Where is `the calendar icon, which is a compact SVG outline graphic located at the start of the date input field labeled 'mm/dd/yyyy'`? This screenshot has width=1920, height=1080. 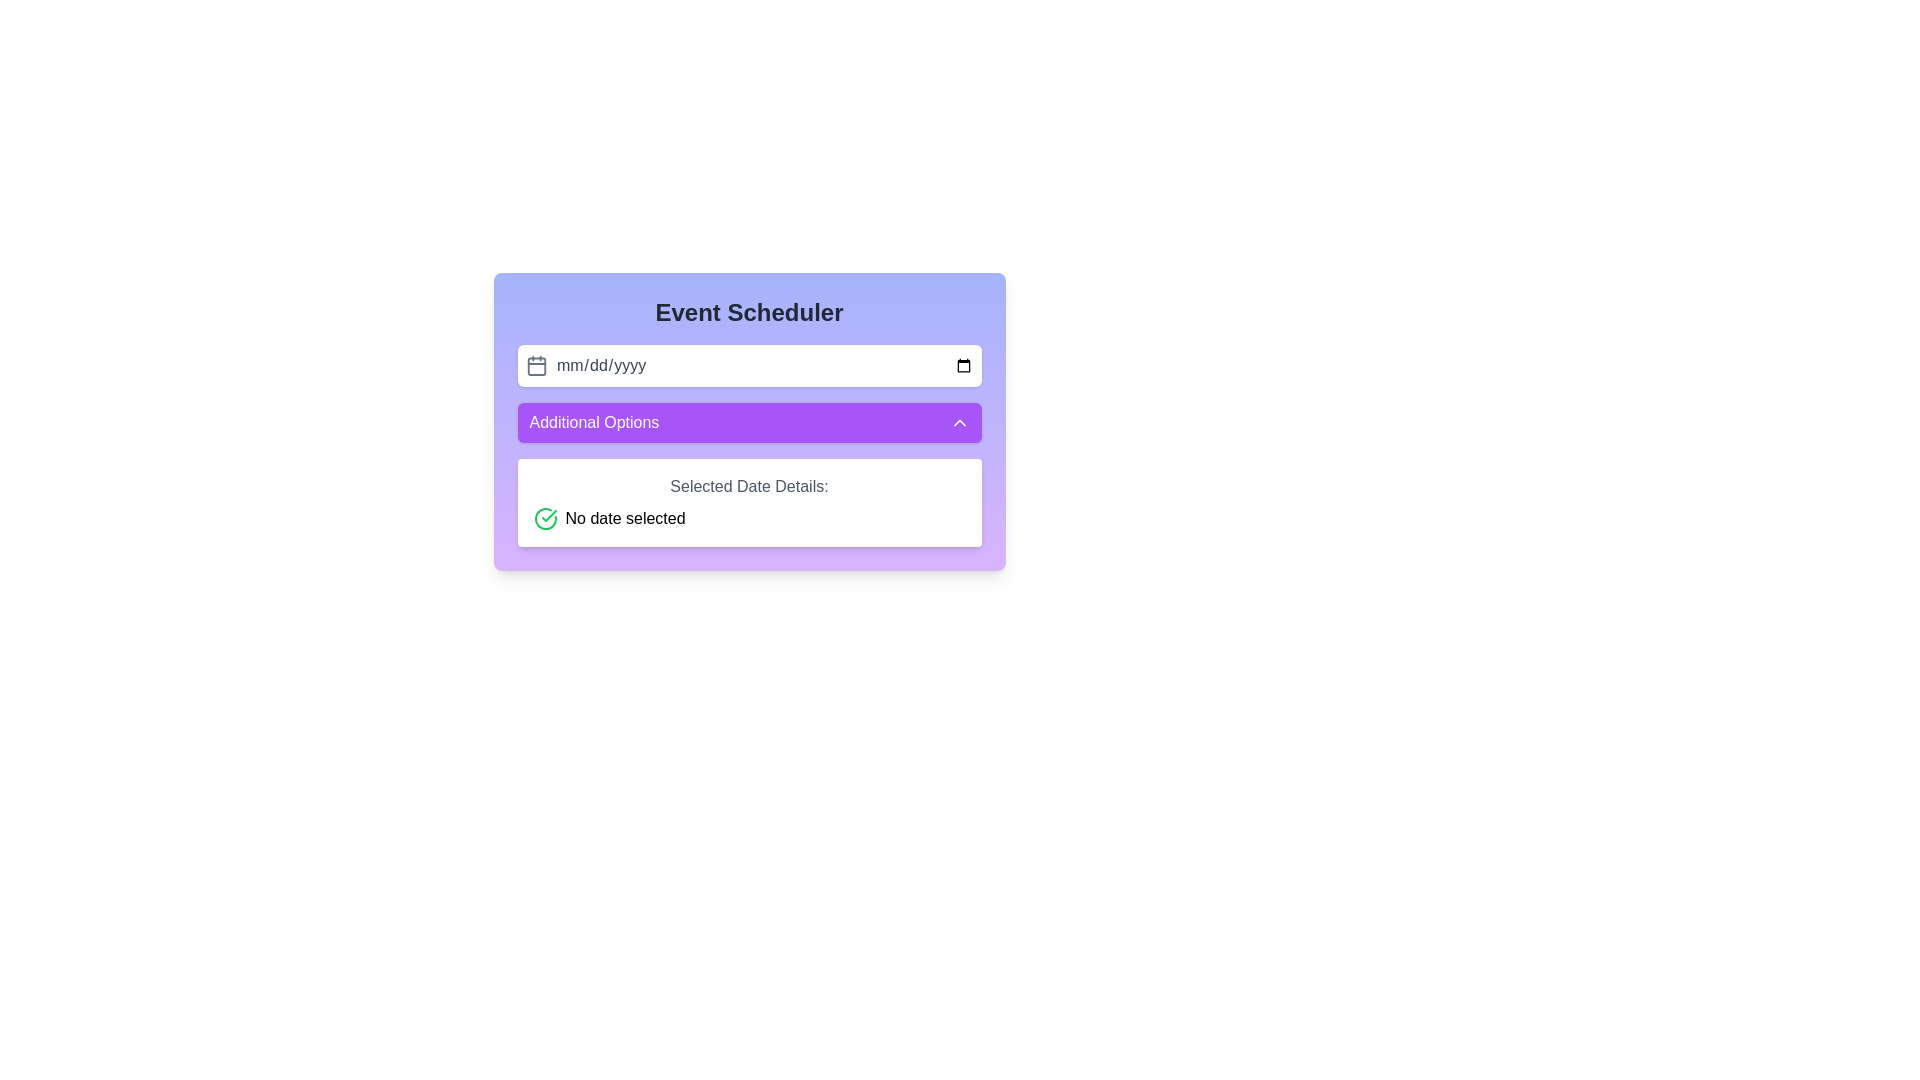
the calendar icon, which is a compact SVG outline graphic located at the start of the date input field labeled 'mm/dd/yyyy' is located at coordinates (536, 366).